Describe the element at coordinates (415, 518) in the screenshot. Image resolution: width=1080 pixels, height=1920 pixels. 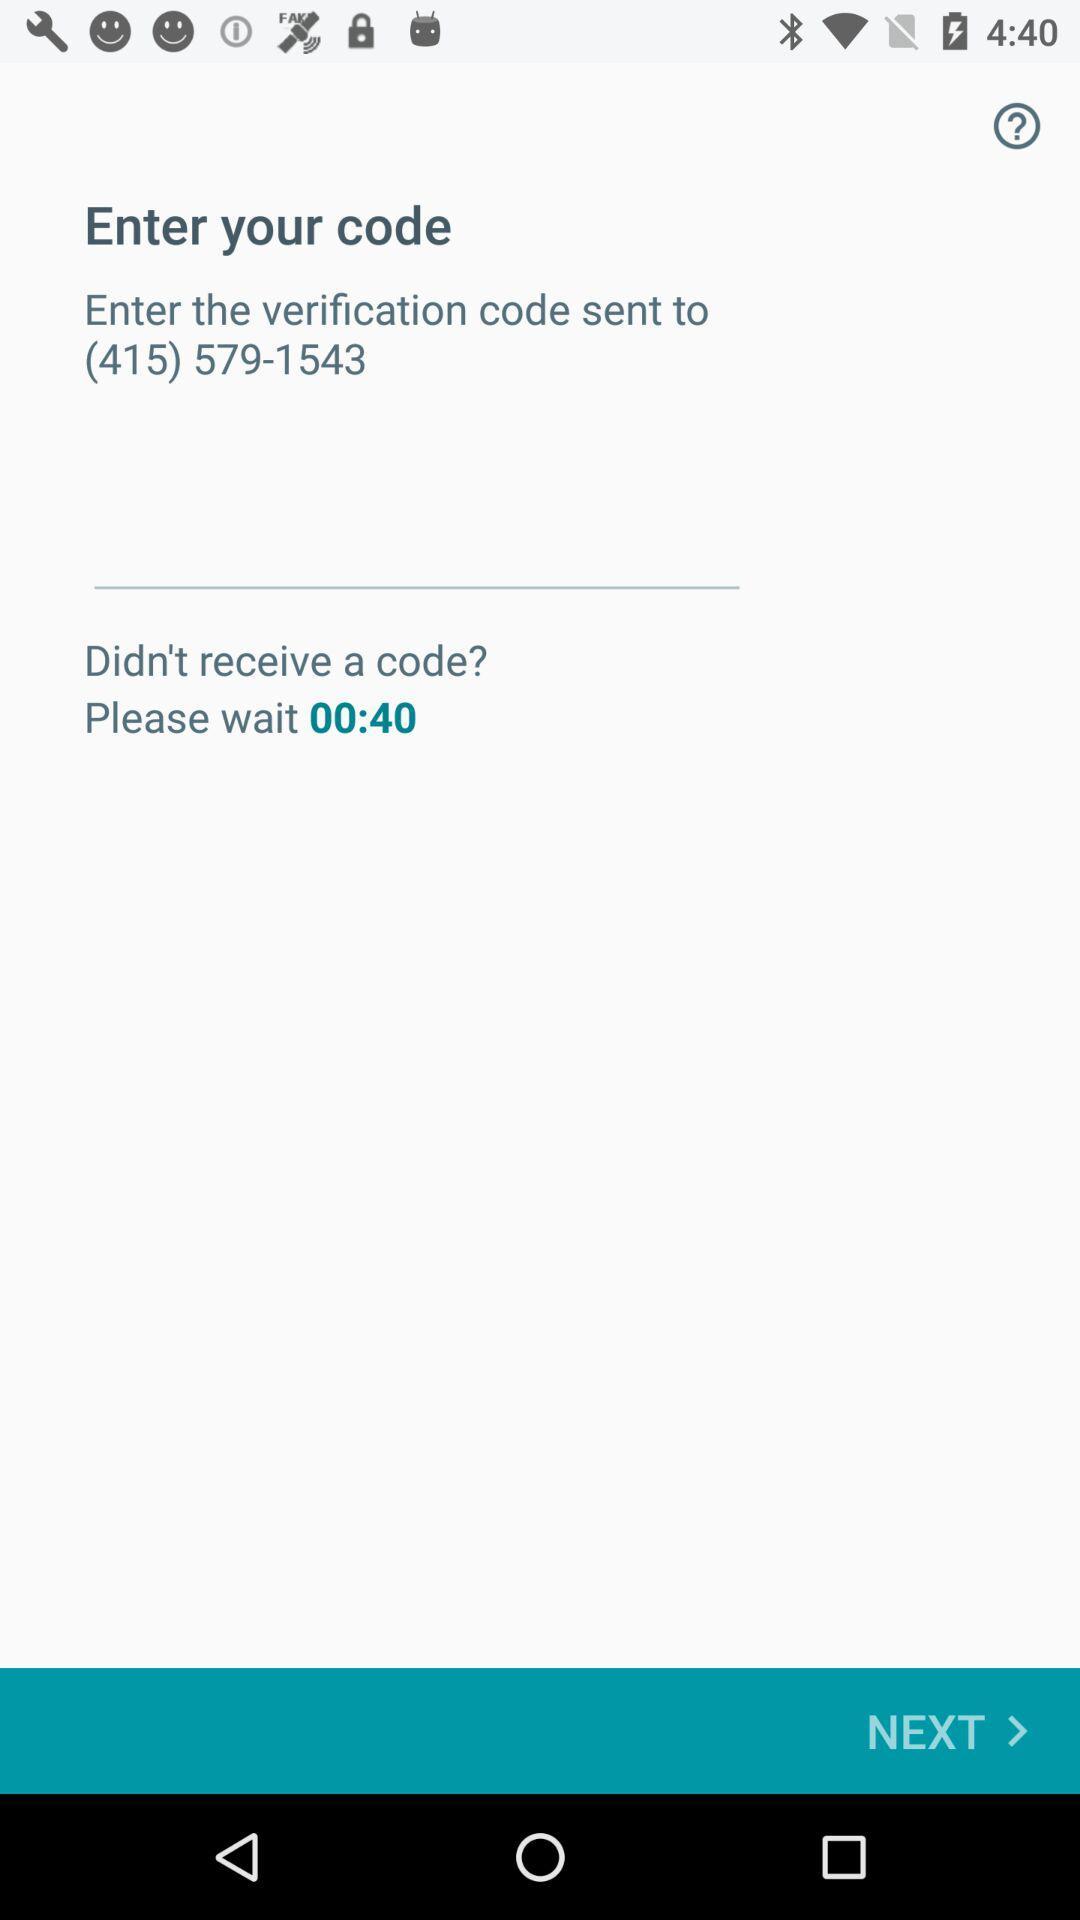
I see `the item above didn t receive item` at that location.